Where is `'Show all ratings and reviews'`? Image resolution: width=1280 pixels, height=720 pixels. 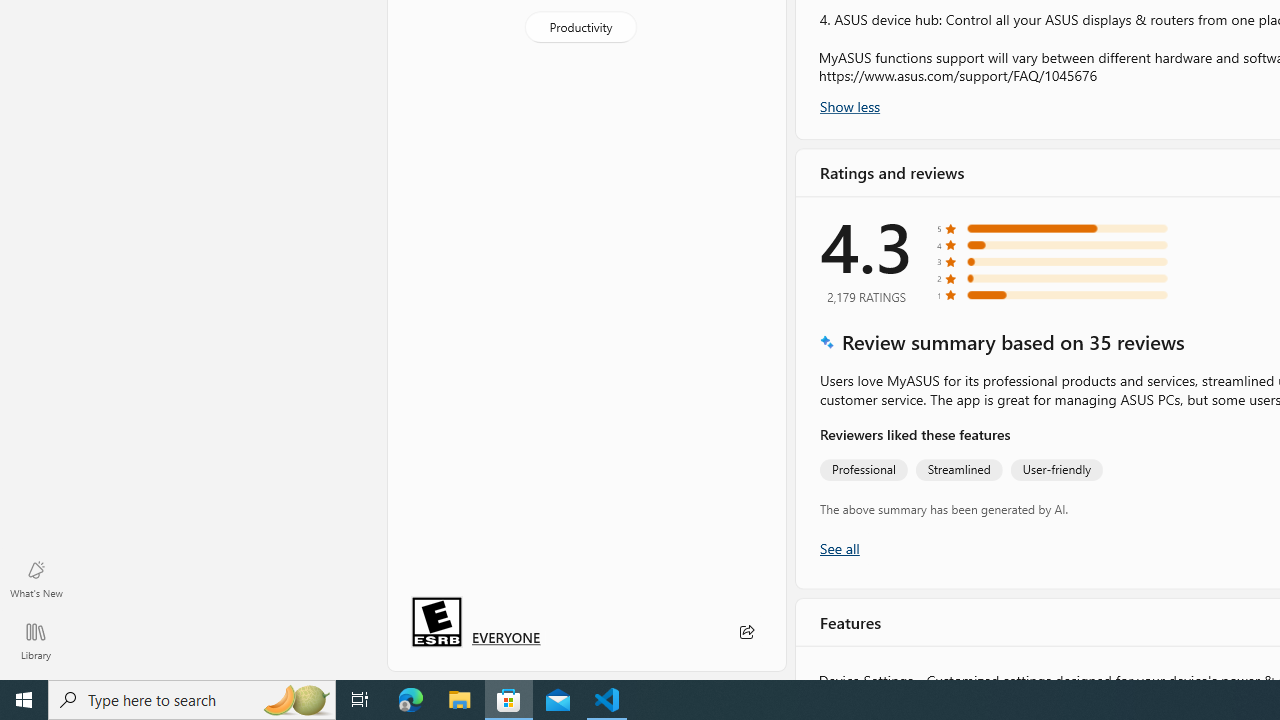
'Show all ratings and reviews' is located at coordinates (839, 548).